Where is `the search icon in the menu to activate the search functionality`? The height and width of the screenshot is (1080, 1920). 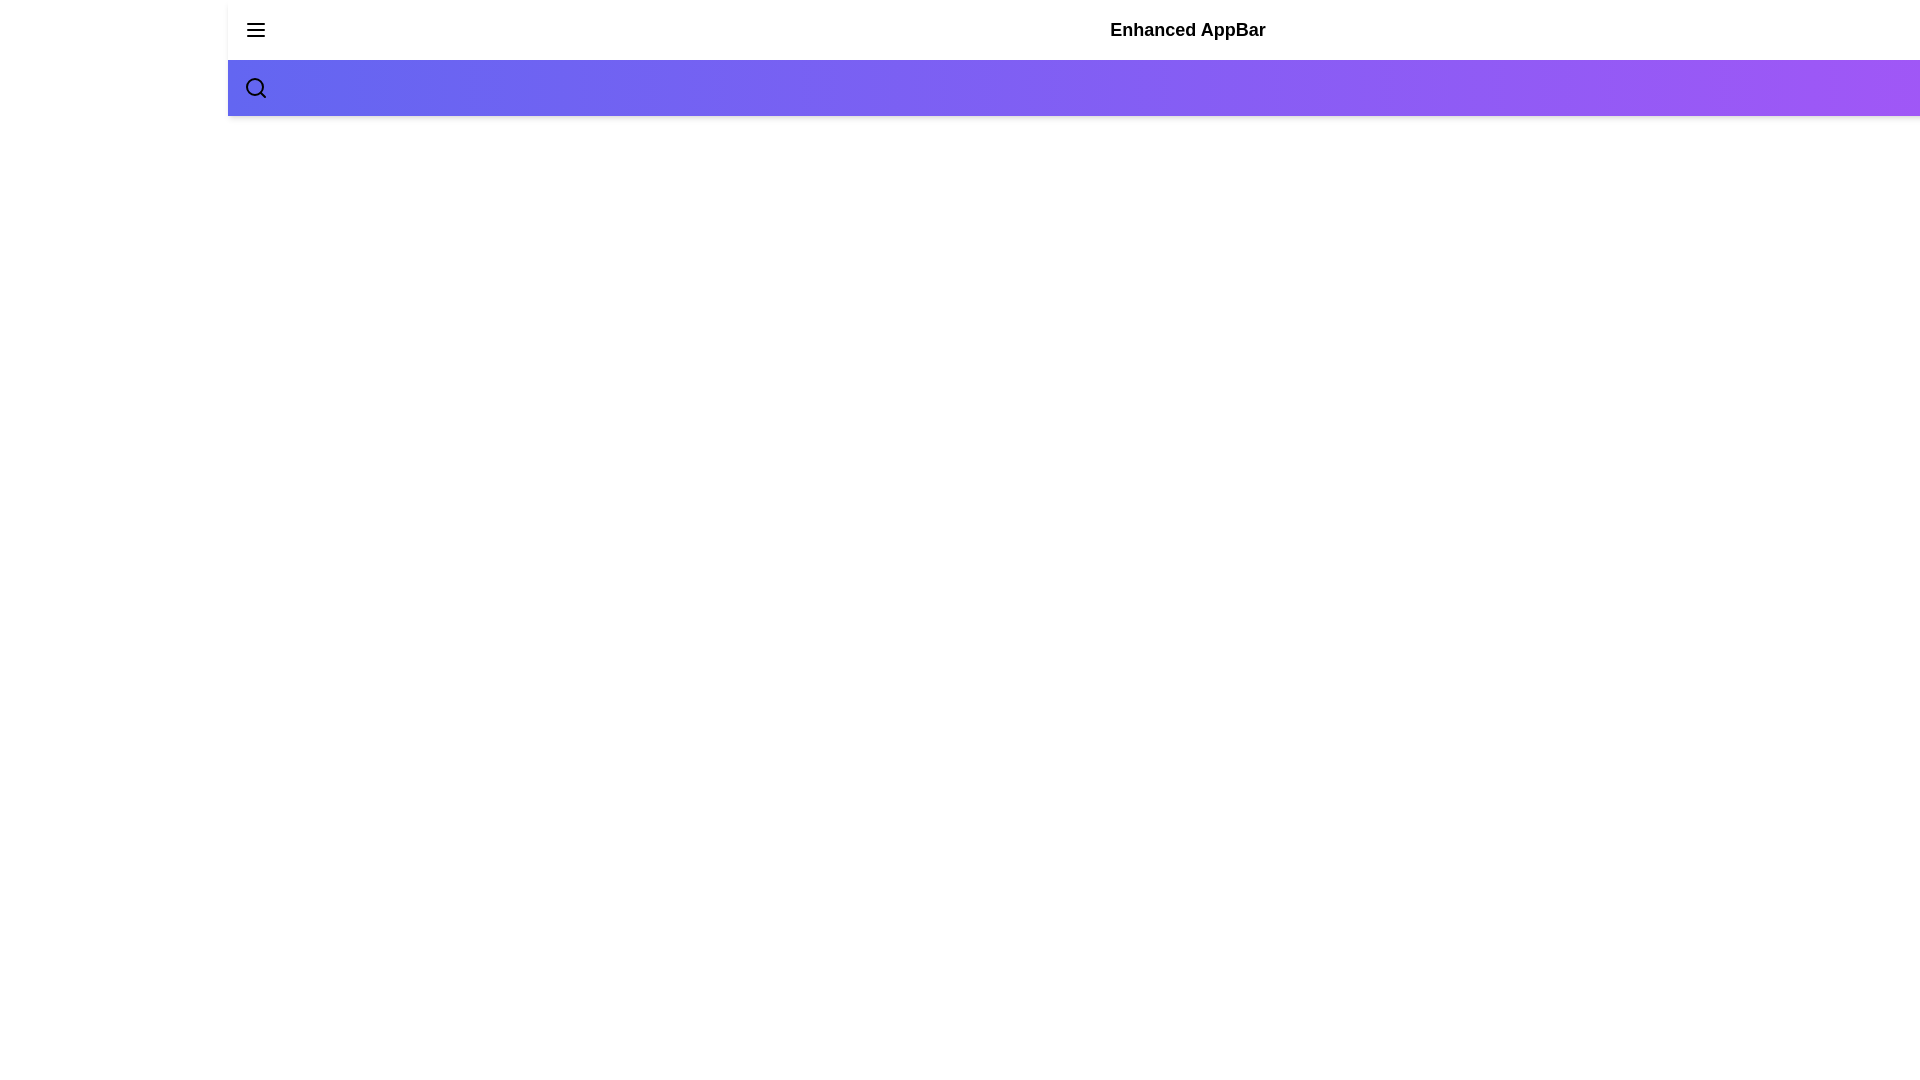 the search icon in the menu to activate the search functionality is located at coordinates (254, 87).